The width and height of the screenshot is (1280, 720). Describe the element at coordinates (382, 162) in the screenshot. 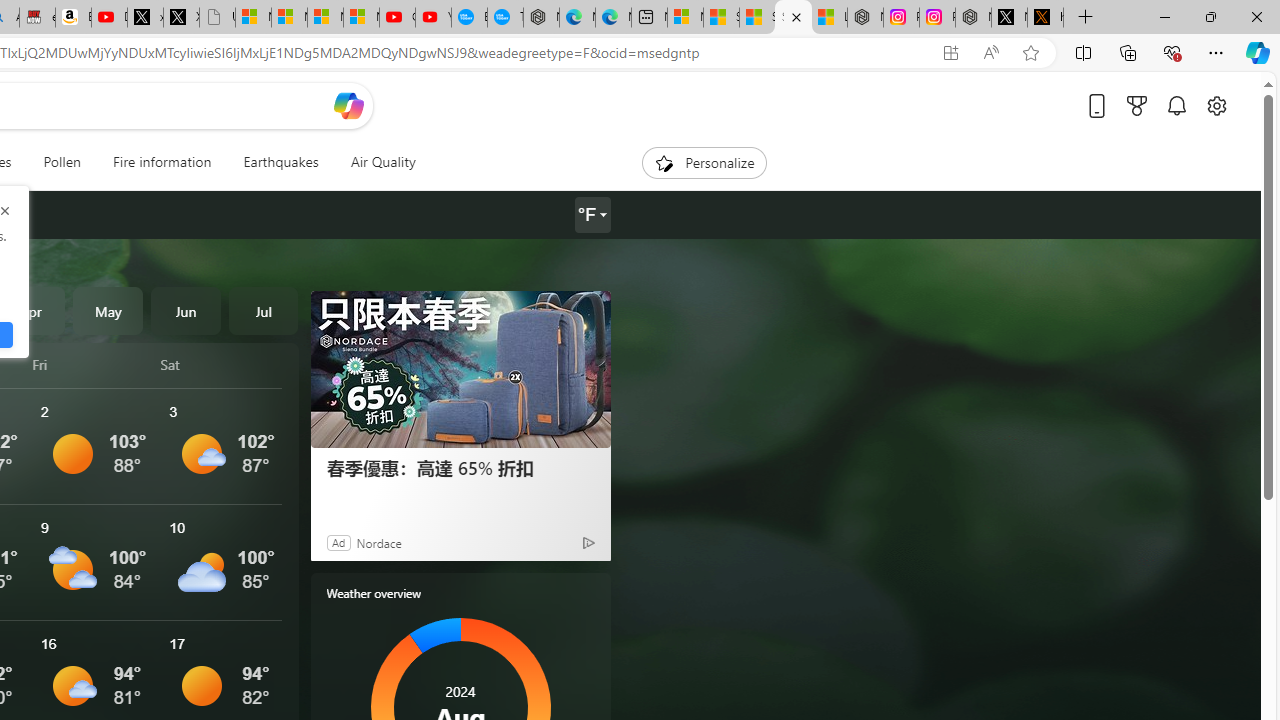

I see `'Air Quality'` at that location.